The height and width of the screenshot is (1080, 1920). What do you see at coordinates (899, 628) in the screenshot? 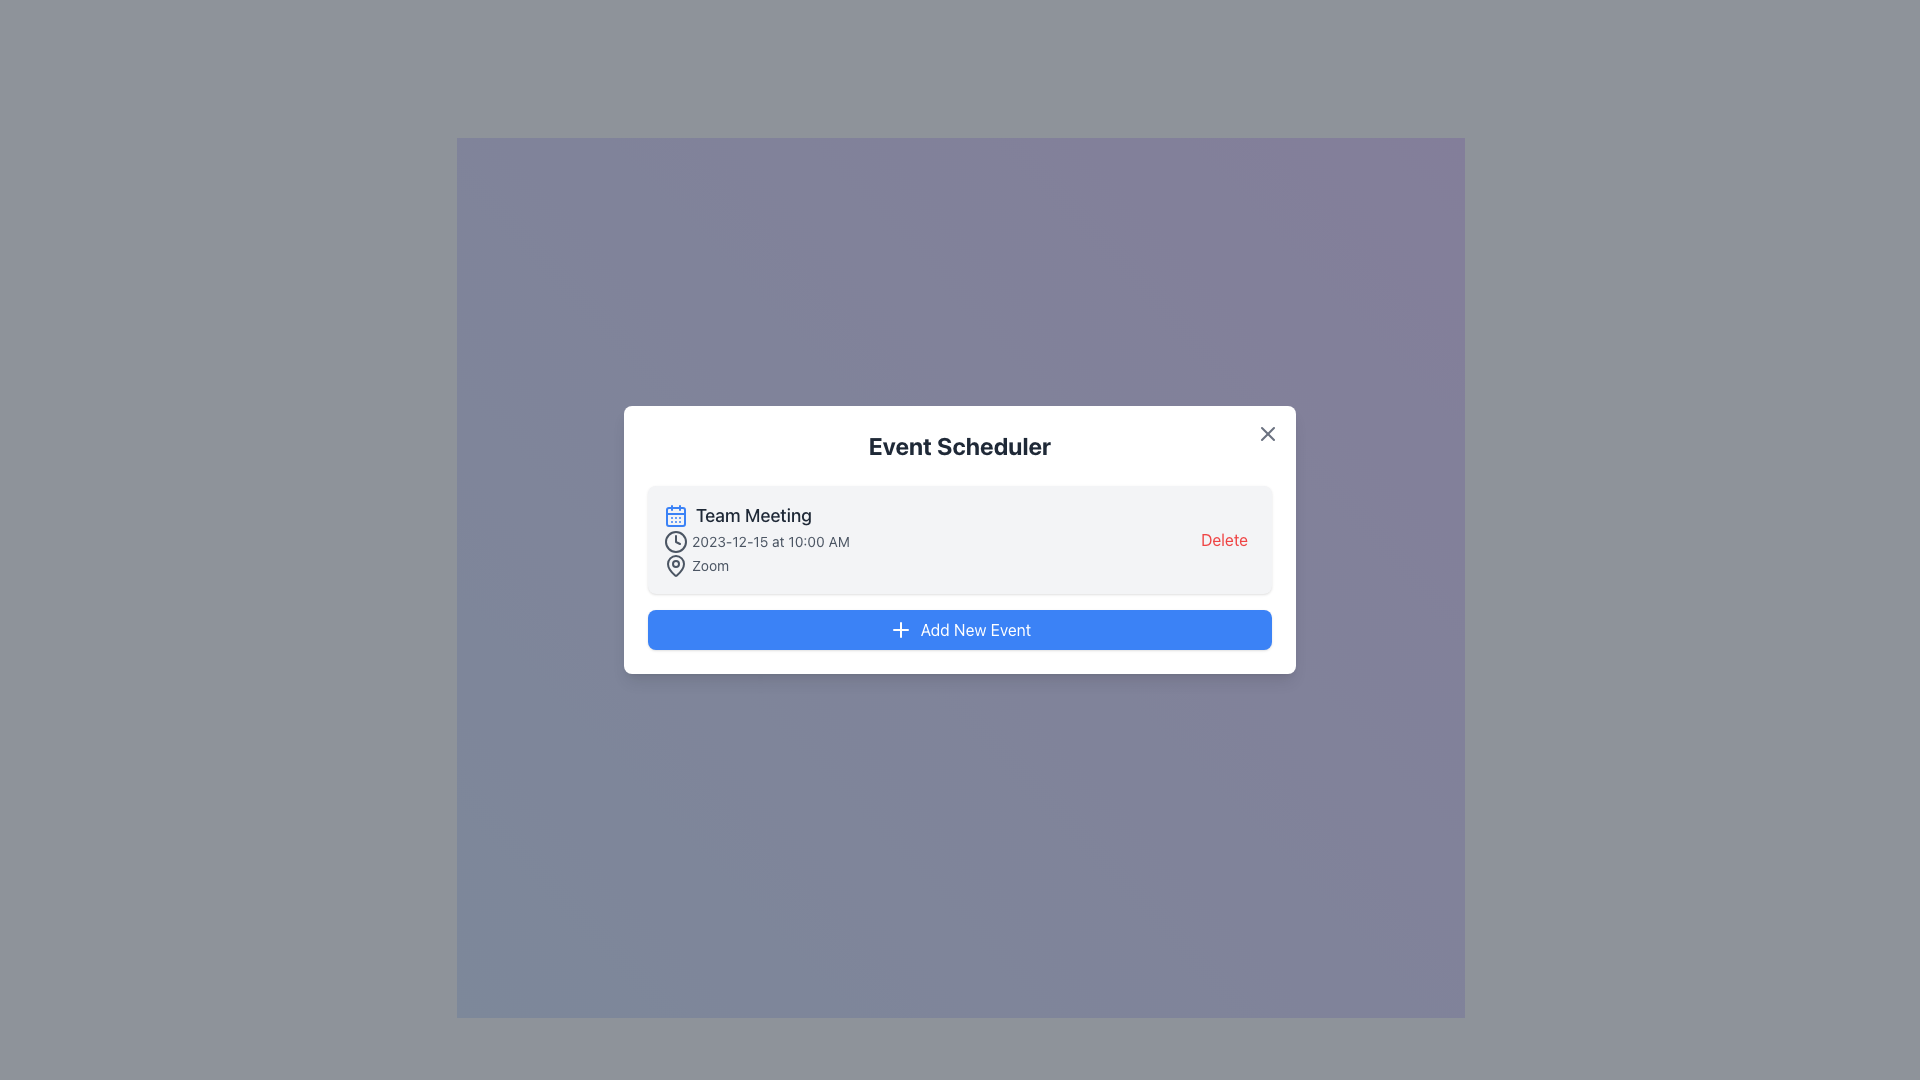
I see `the small circular icon with a blue background and white plus symbol, located within the 'Add New Event' button at the bottom of the modal window` at bounding box center [899, 628].